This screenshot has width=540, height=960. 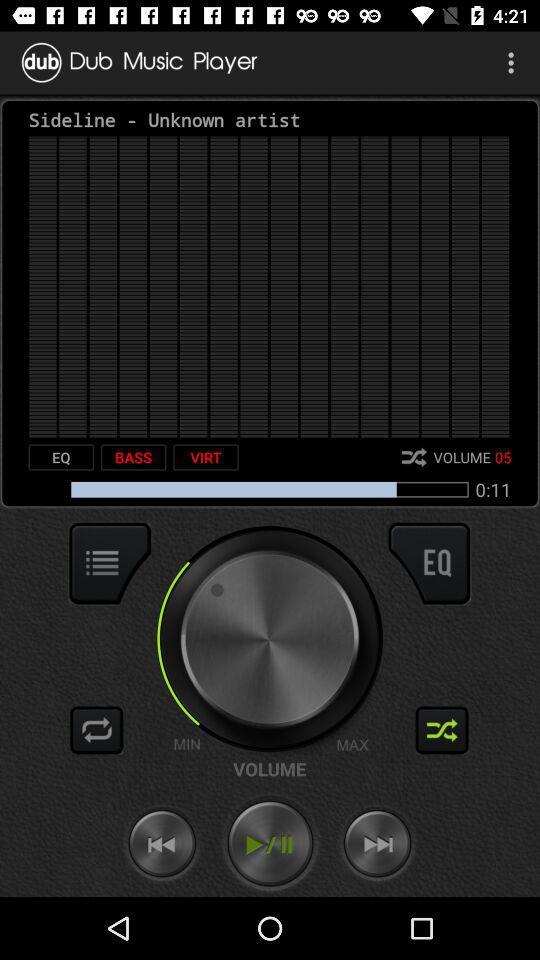 I want to click on next track, so click(x=377, y=843).